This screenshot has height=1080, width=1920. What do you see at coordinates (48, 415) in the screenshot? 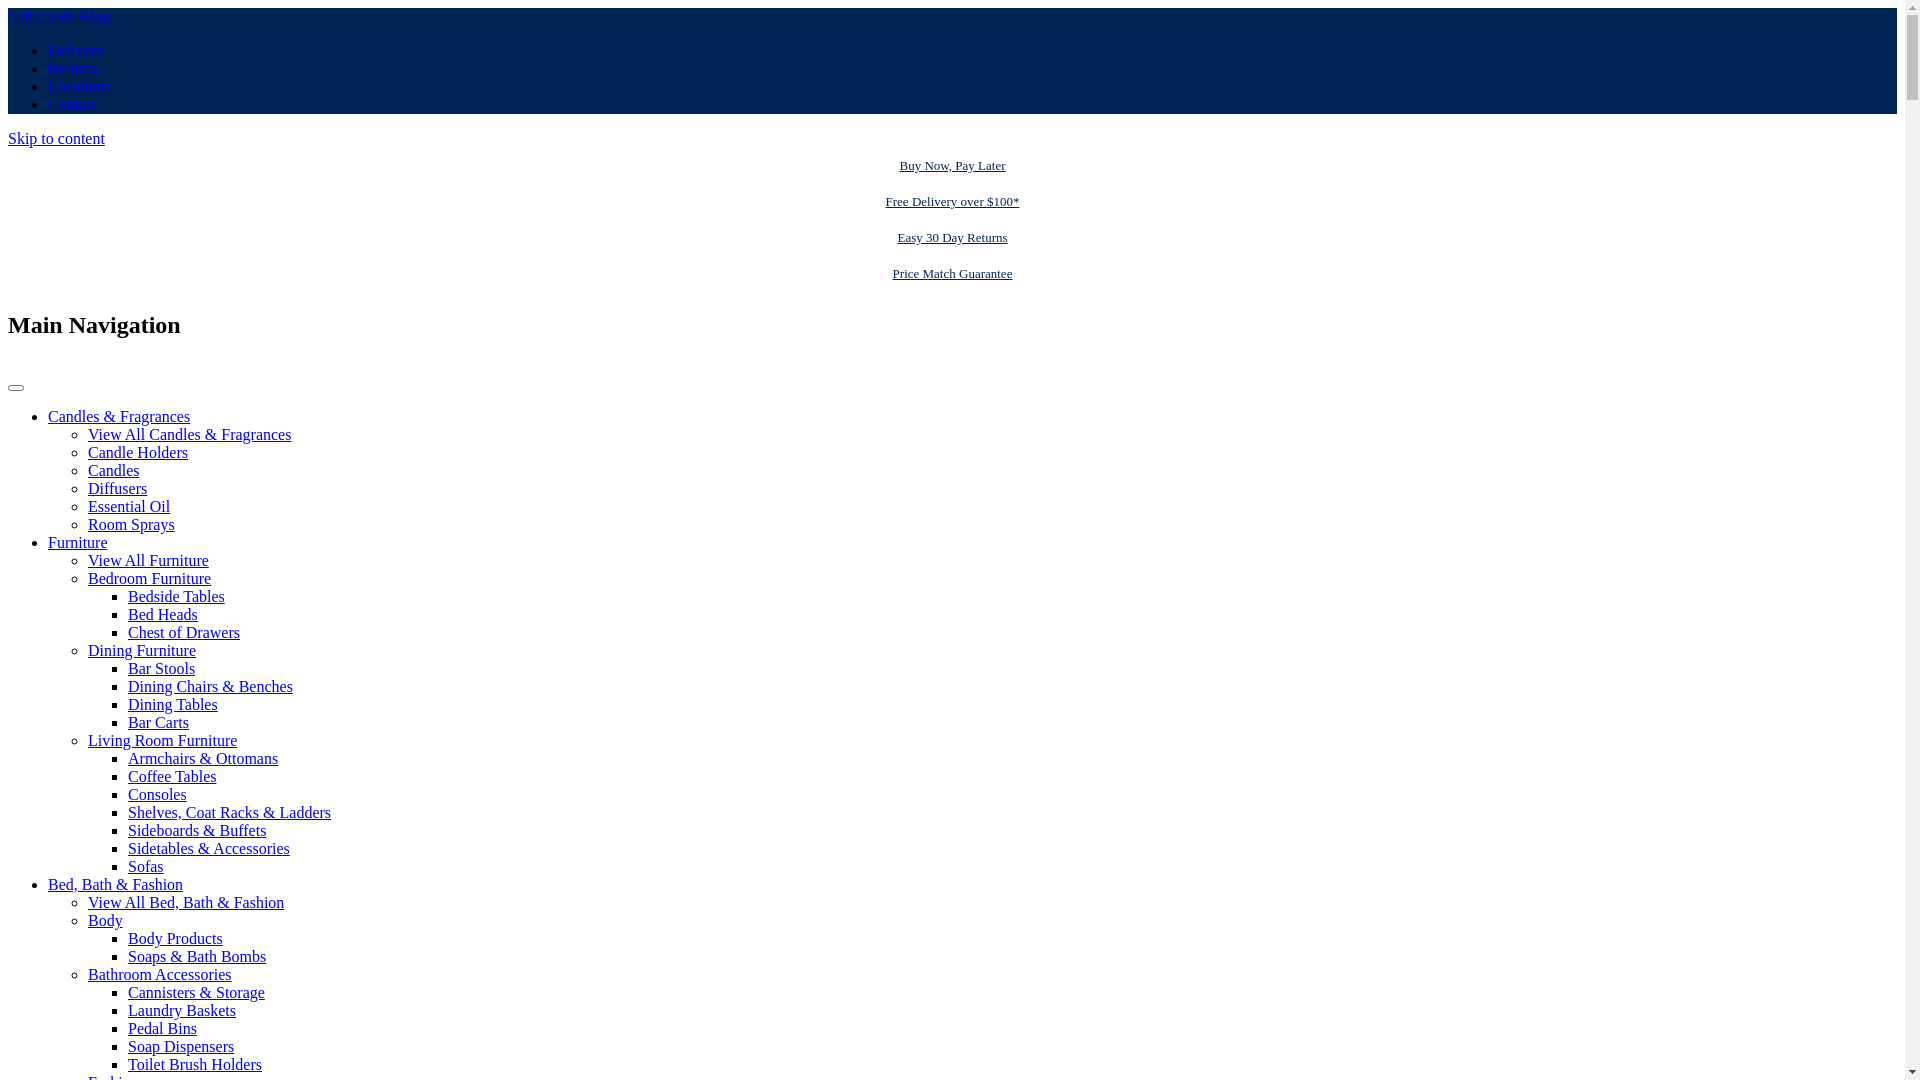
I see `'Candles & Fragrances'` at bounding box center [48, 415].